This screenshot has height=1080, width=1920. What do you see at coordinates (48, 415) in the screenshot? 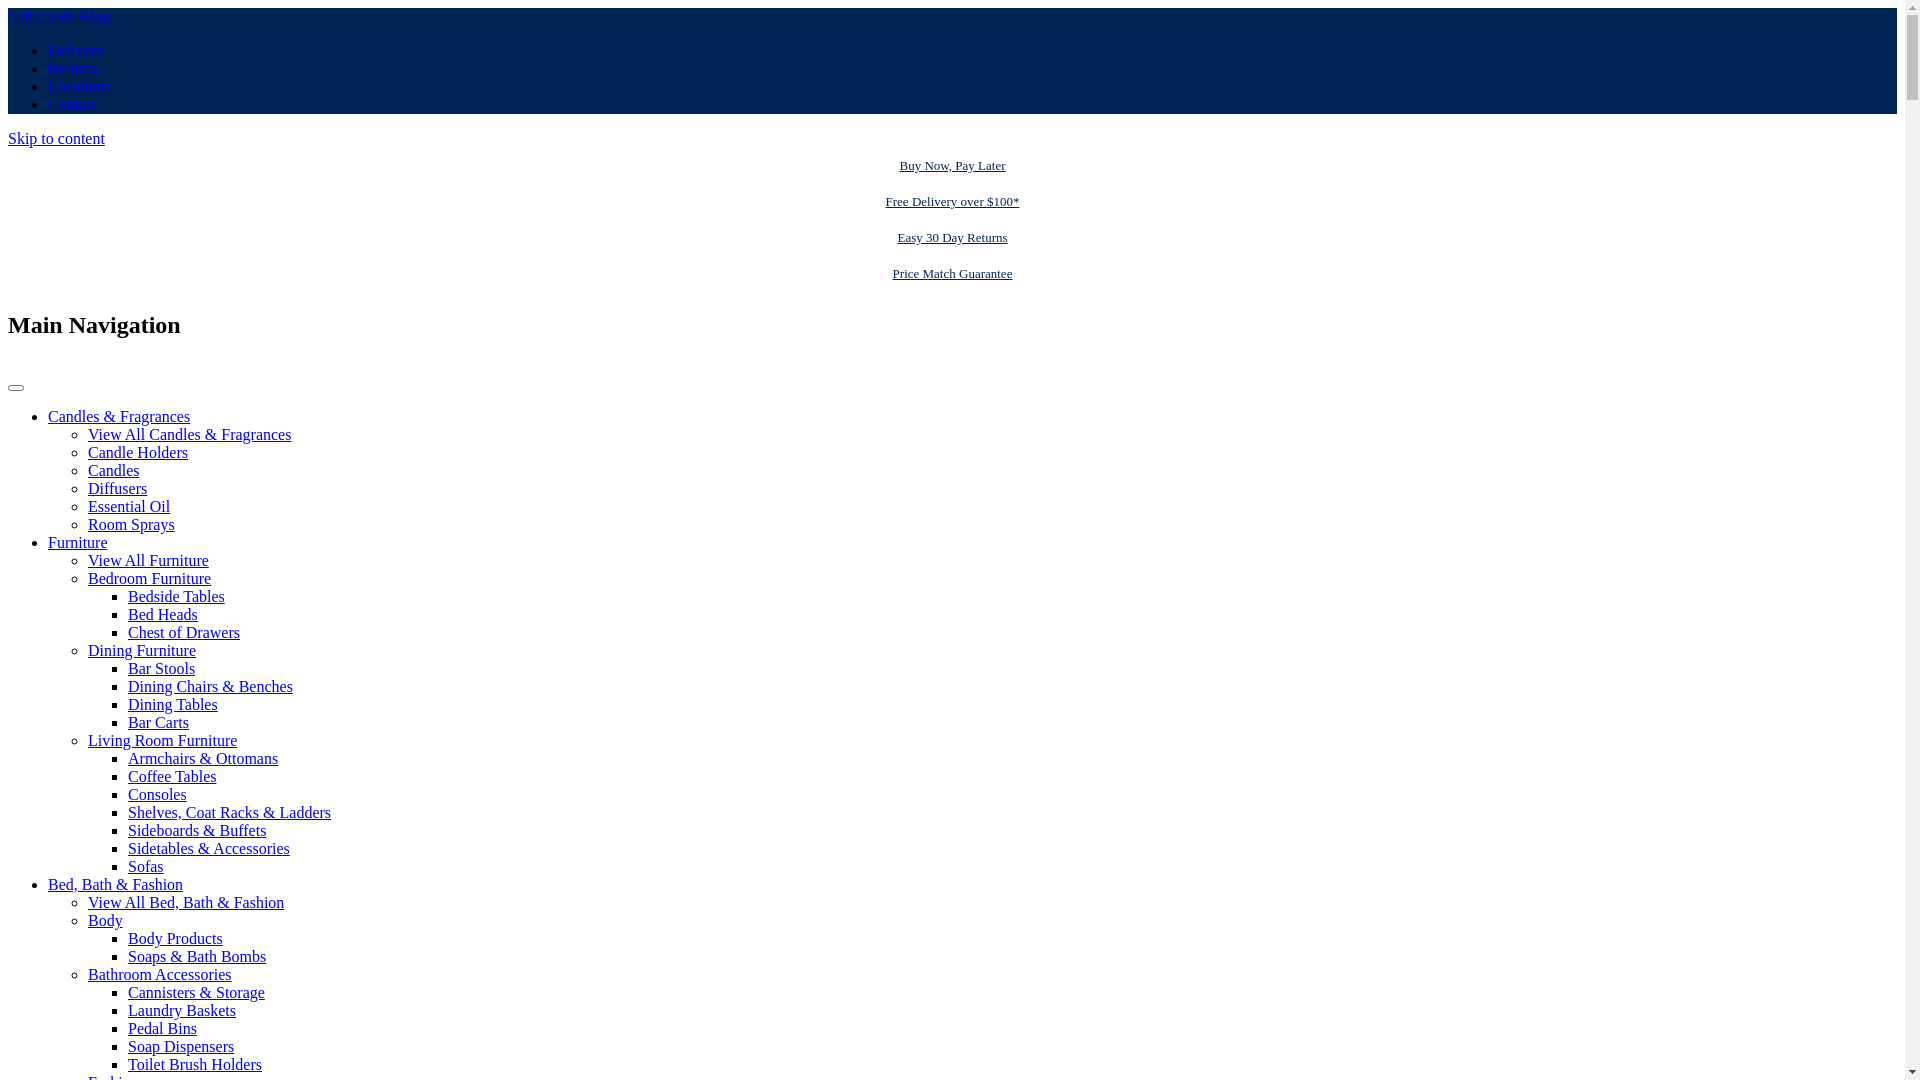
I see `'Candles & Fragrances'` at bounding box center [48, 415].